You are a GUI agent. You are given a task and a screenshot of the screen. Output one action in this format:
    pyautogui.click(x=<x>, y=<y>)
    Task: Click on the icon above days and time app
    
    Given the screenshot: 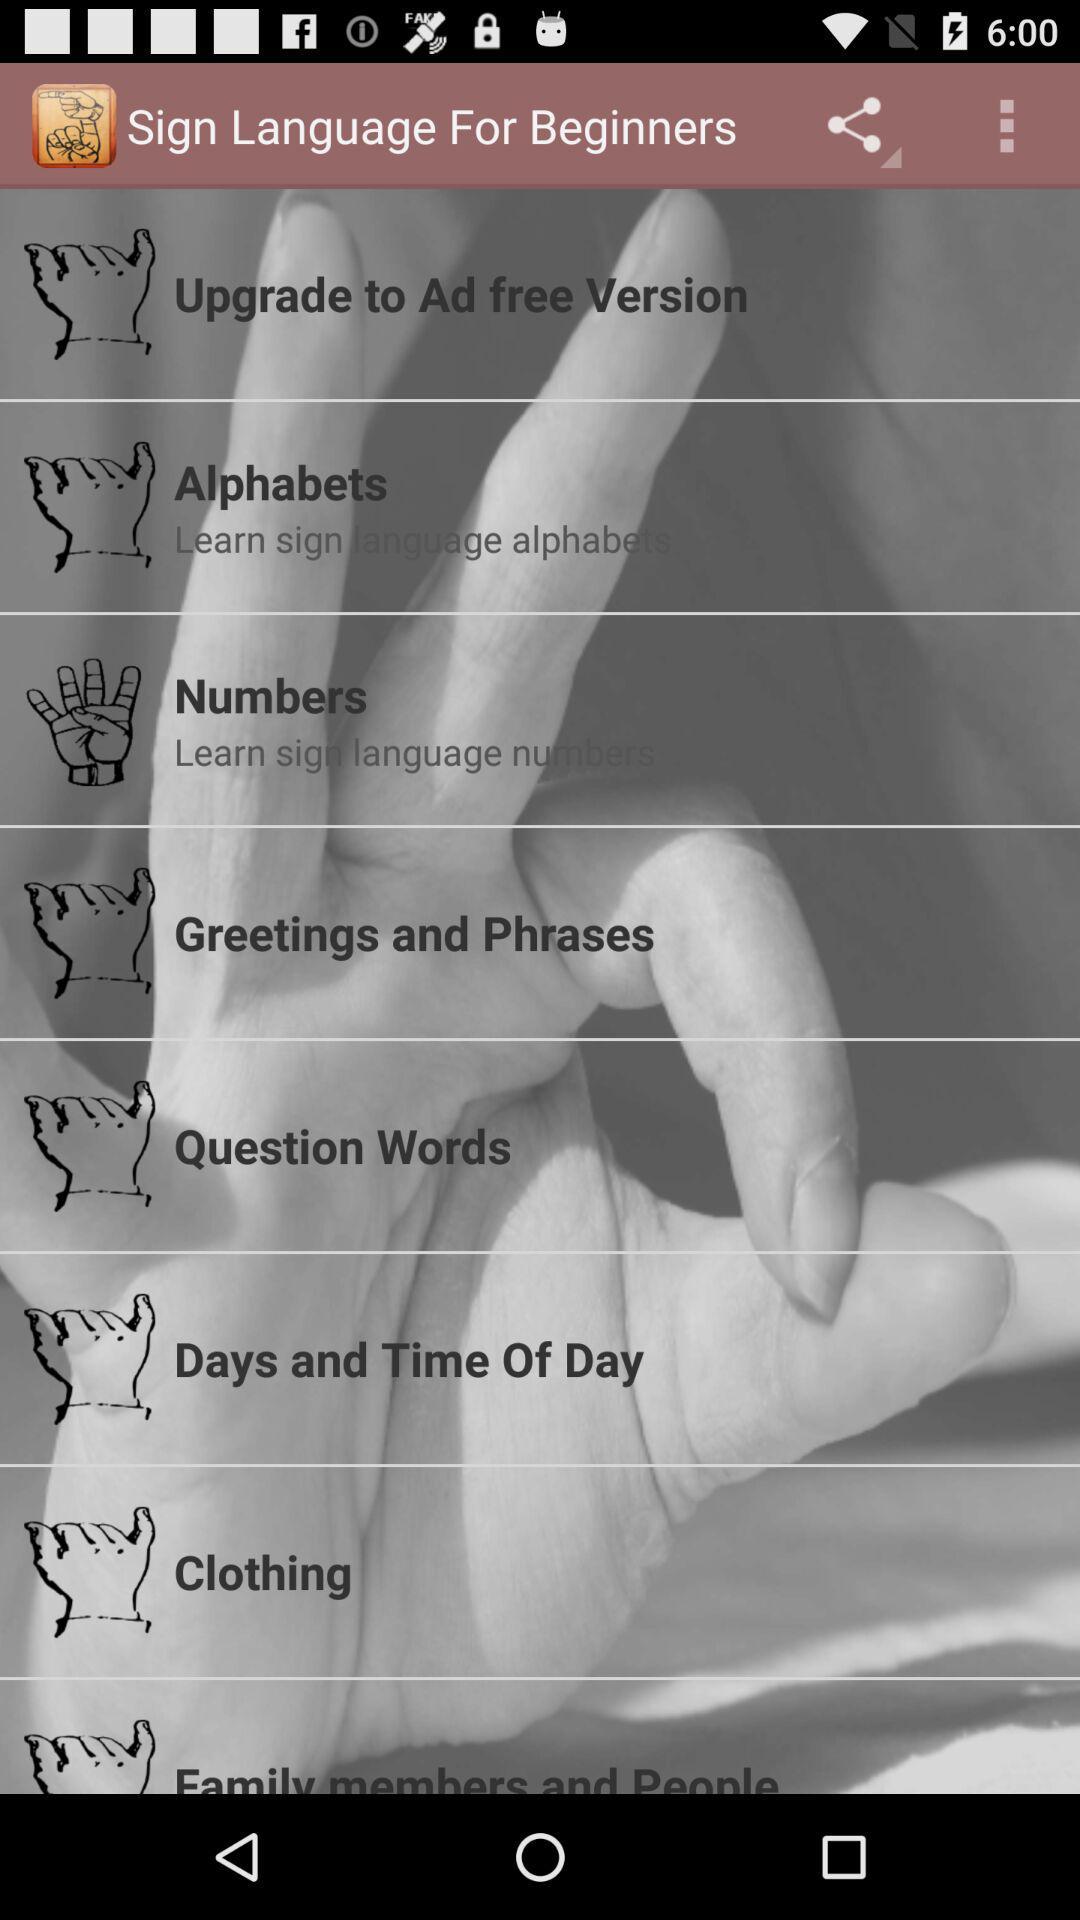 What is the action you would take?
    pyautogui.click(x=613, y=1145)
    